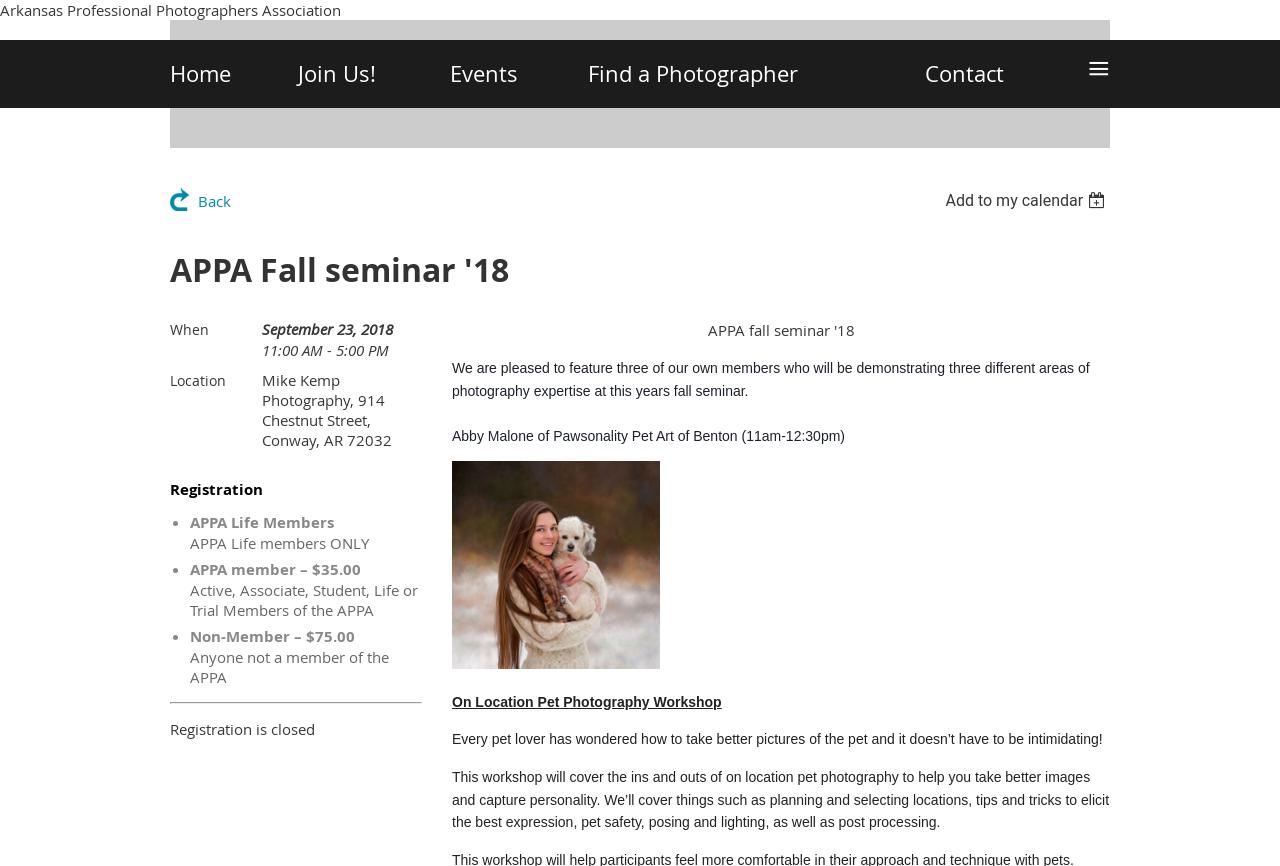  Describe the element at coordinates (336, 73) in the screenshot. I see `'Join Us!'` at that location.